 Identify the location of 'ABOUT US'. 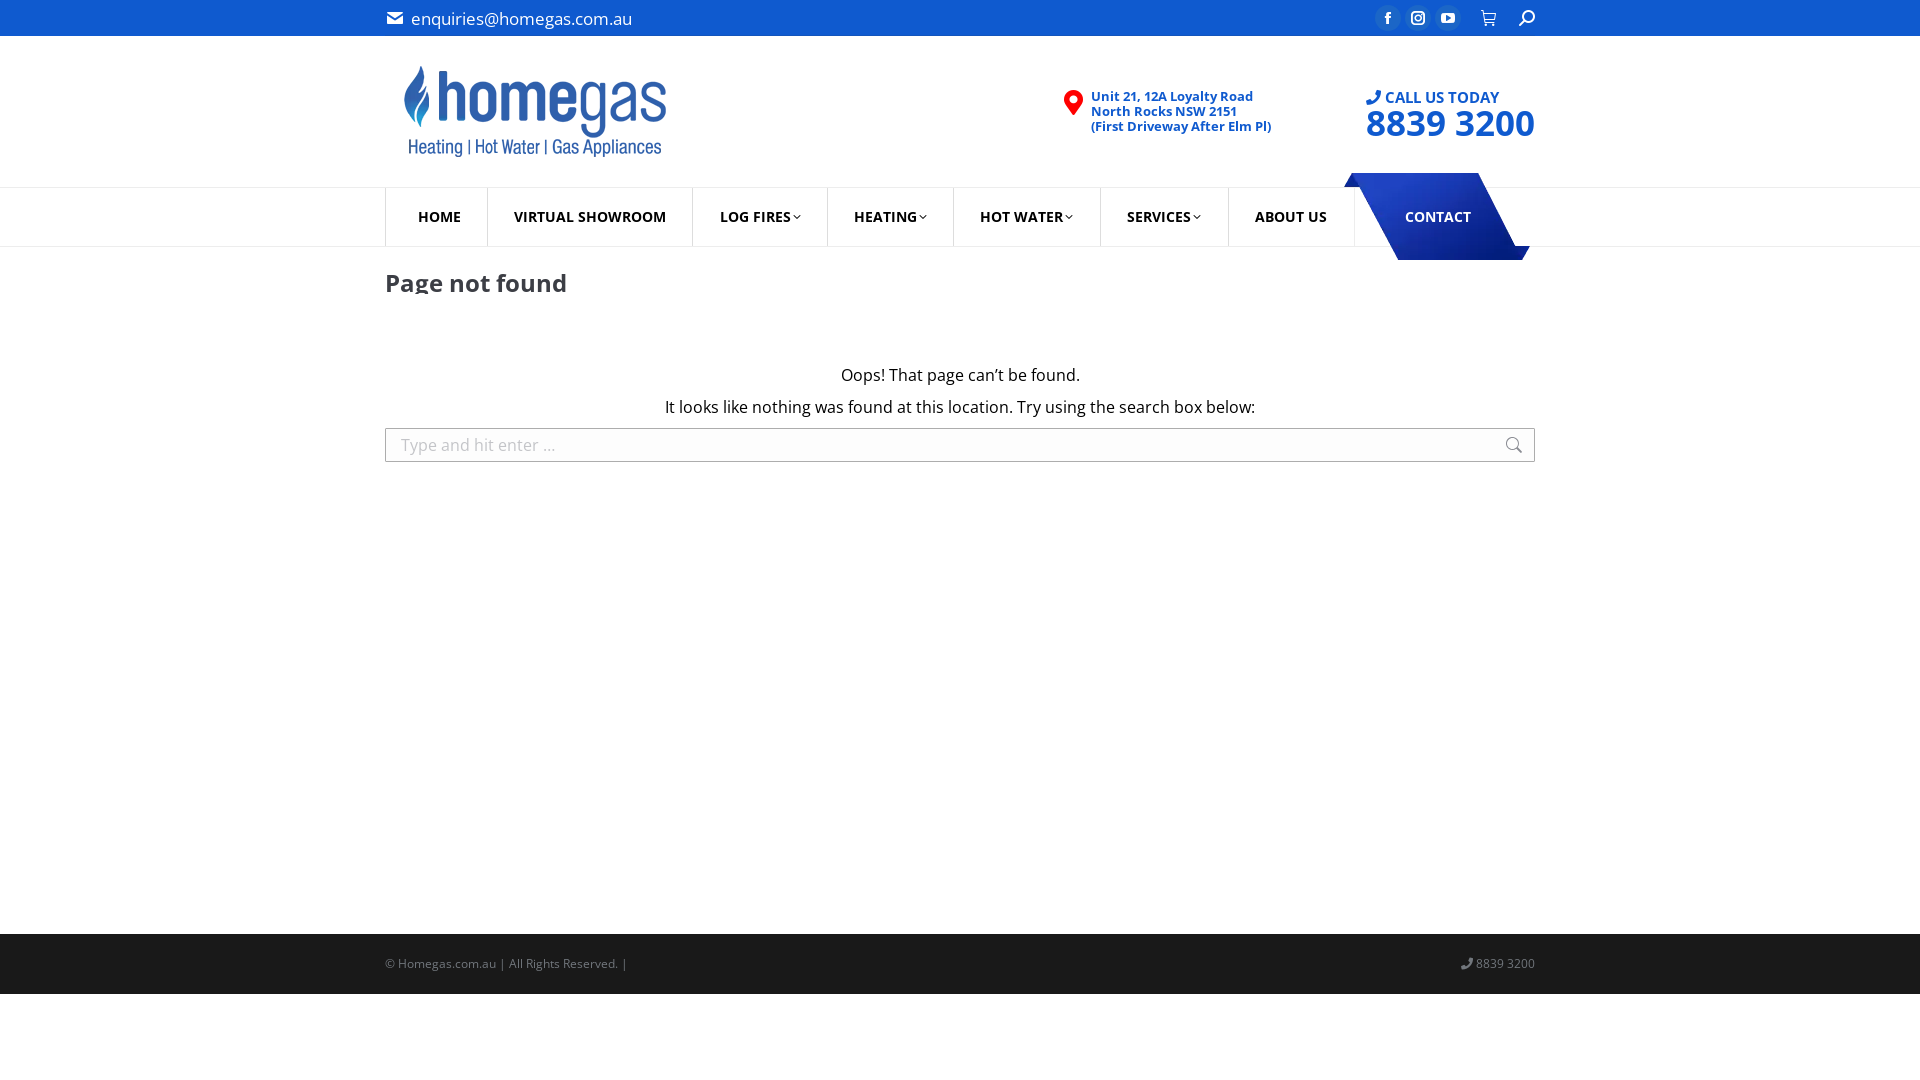
(1291, 216).